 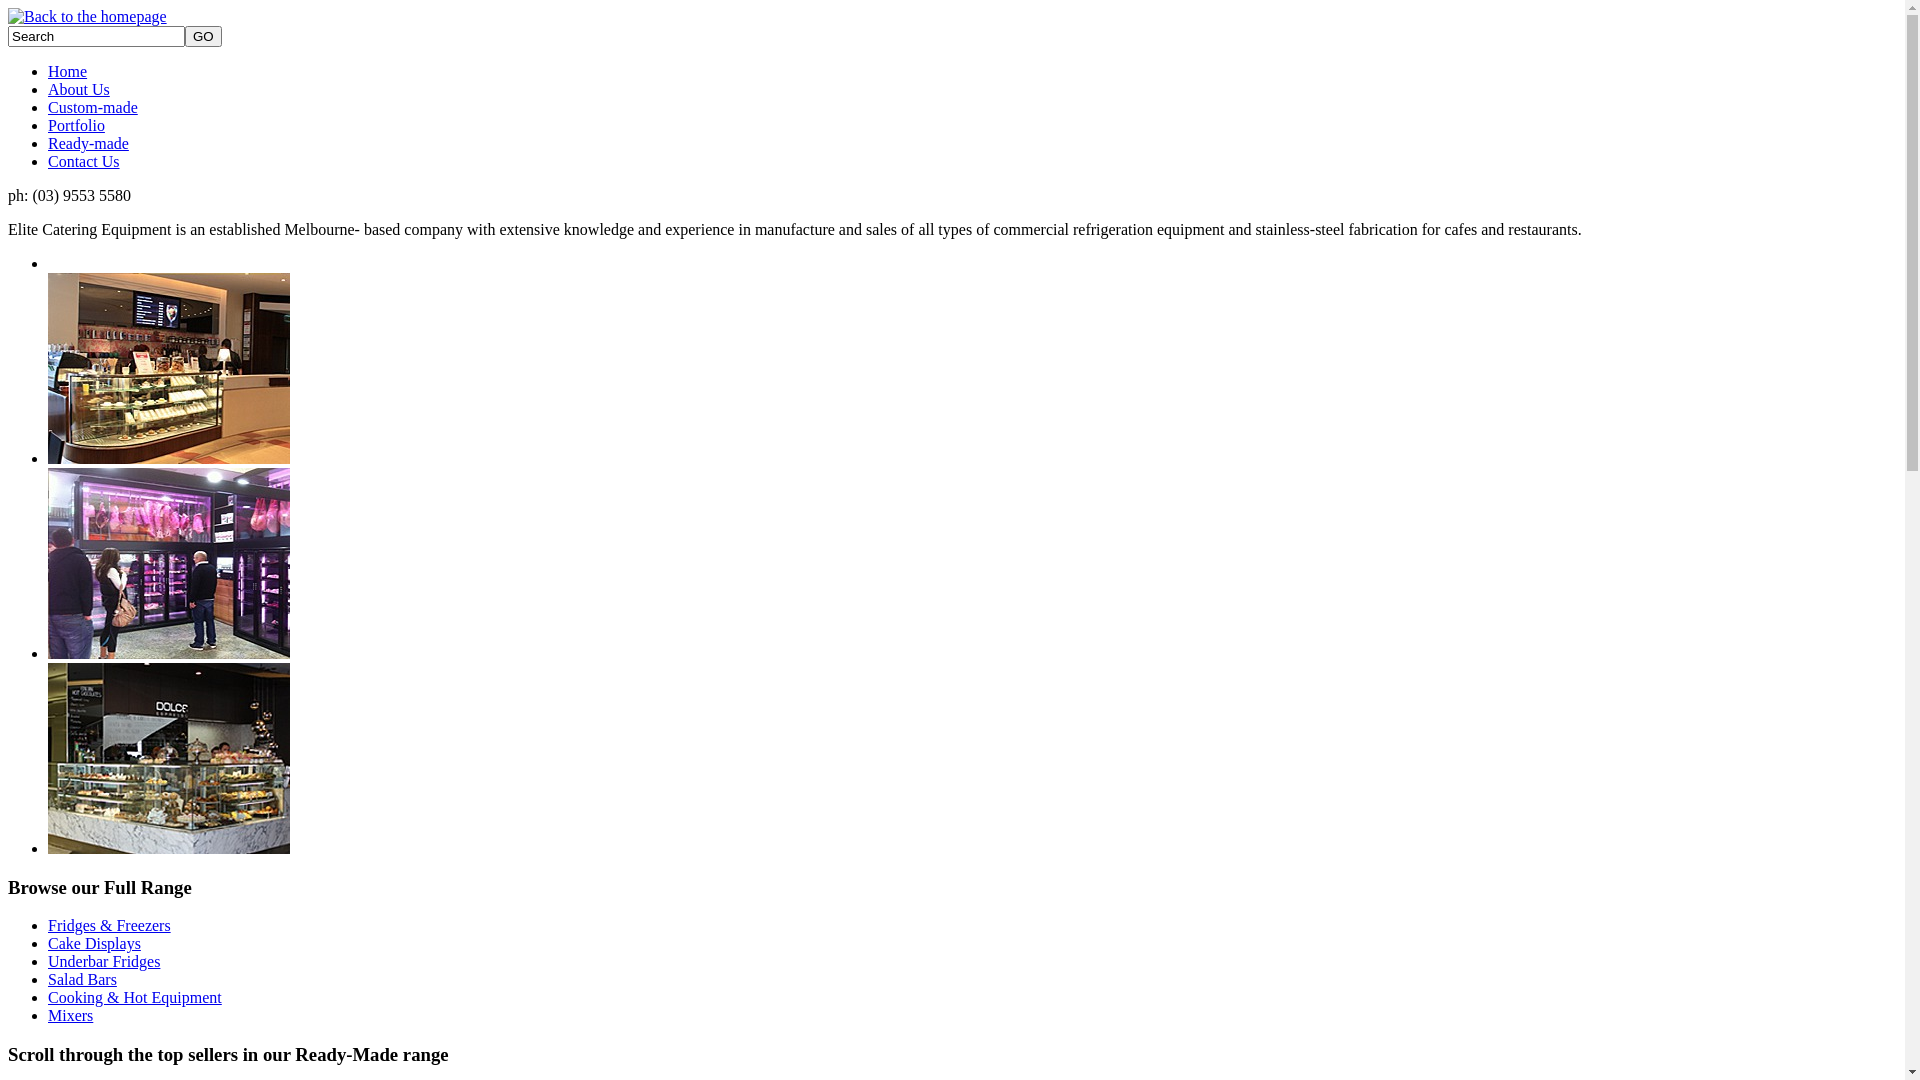 What do you see at coordinates (67, 70) in the screenshot?
I see `'Home'` at bounding box center [67, 70].